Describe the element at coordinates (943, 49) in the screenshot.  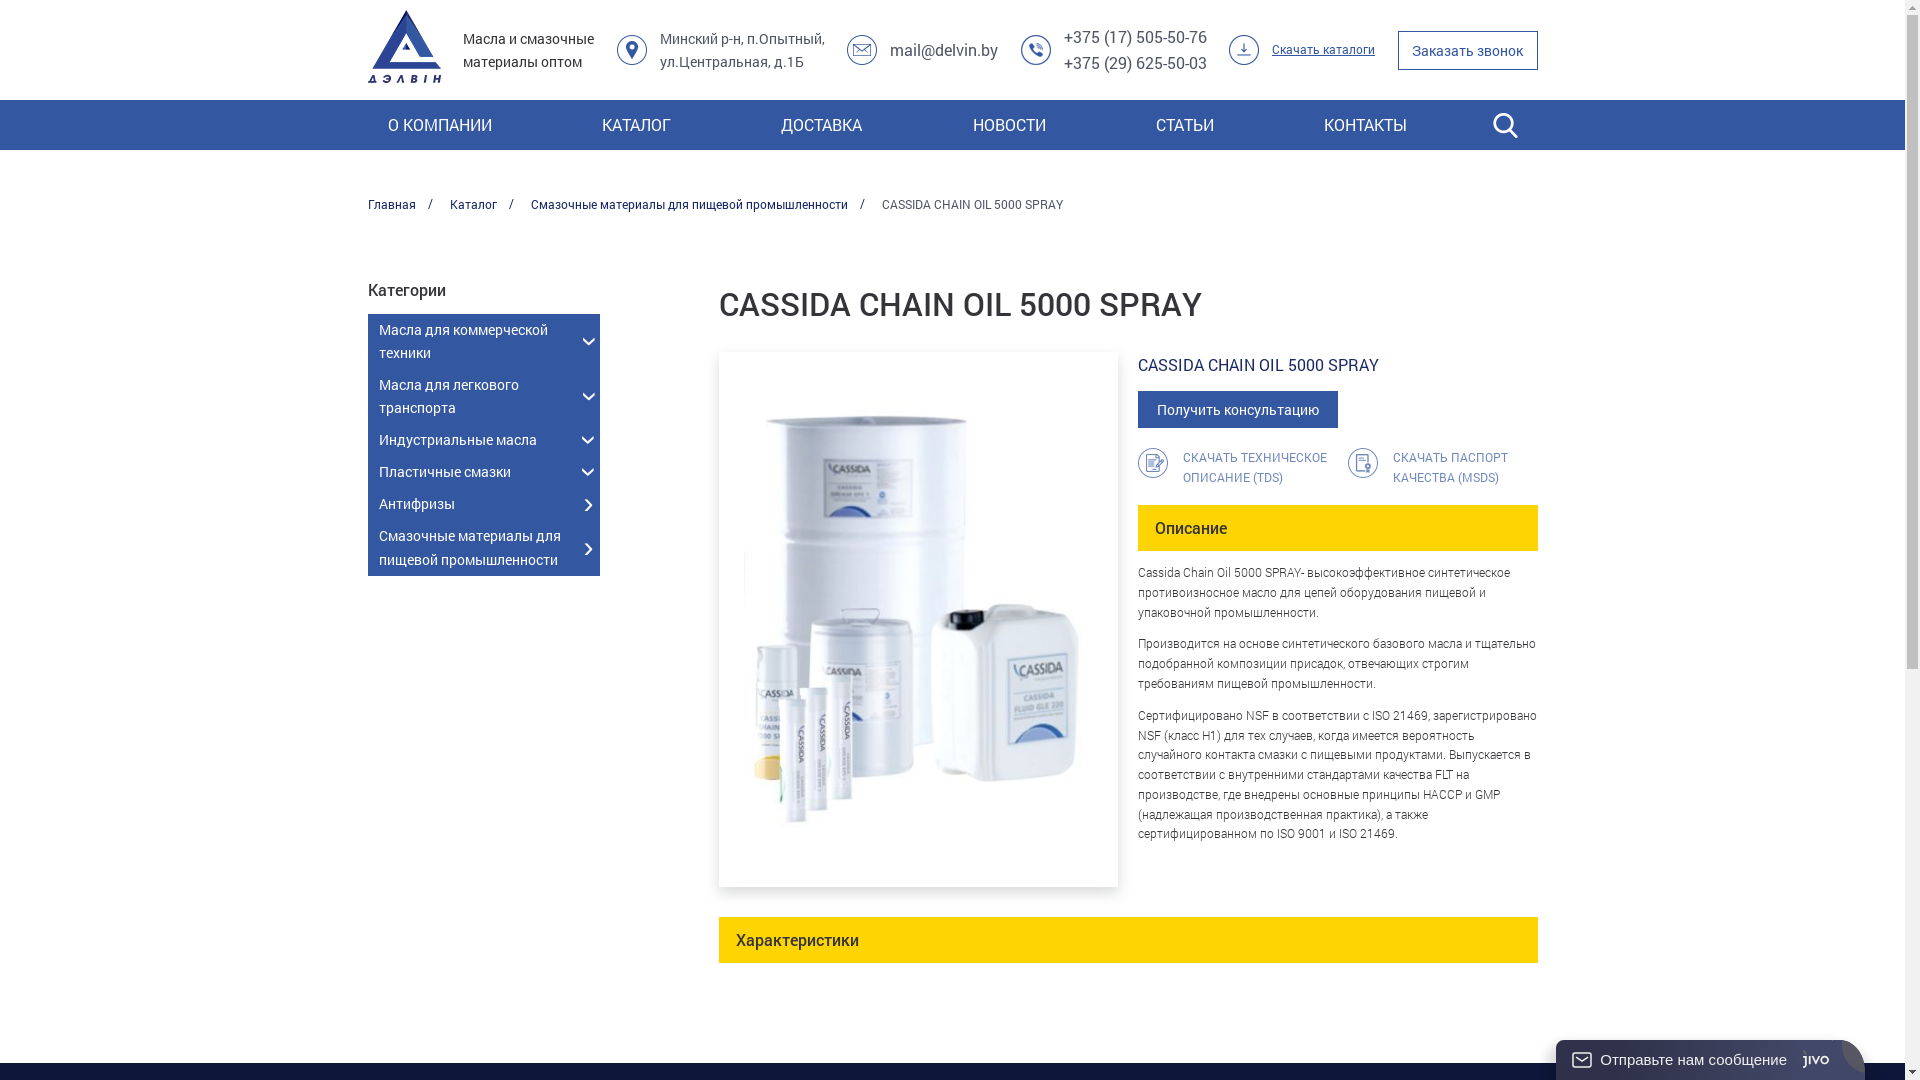
I see `'mail@delvin.by'` at that location.